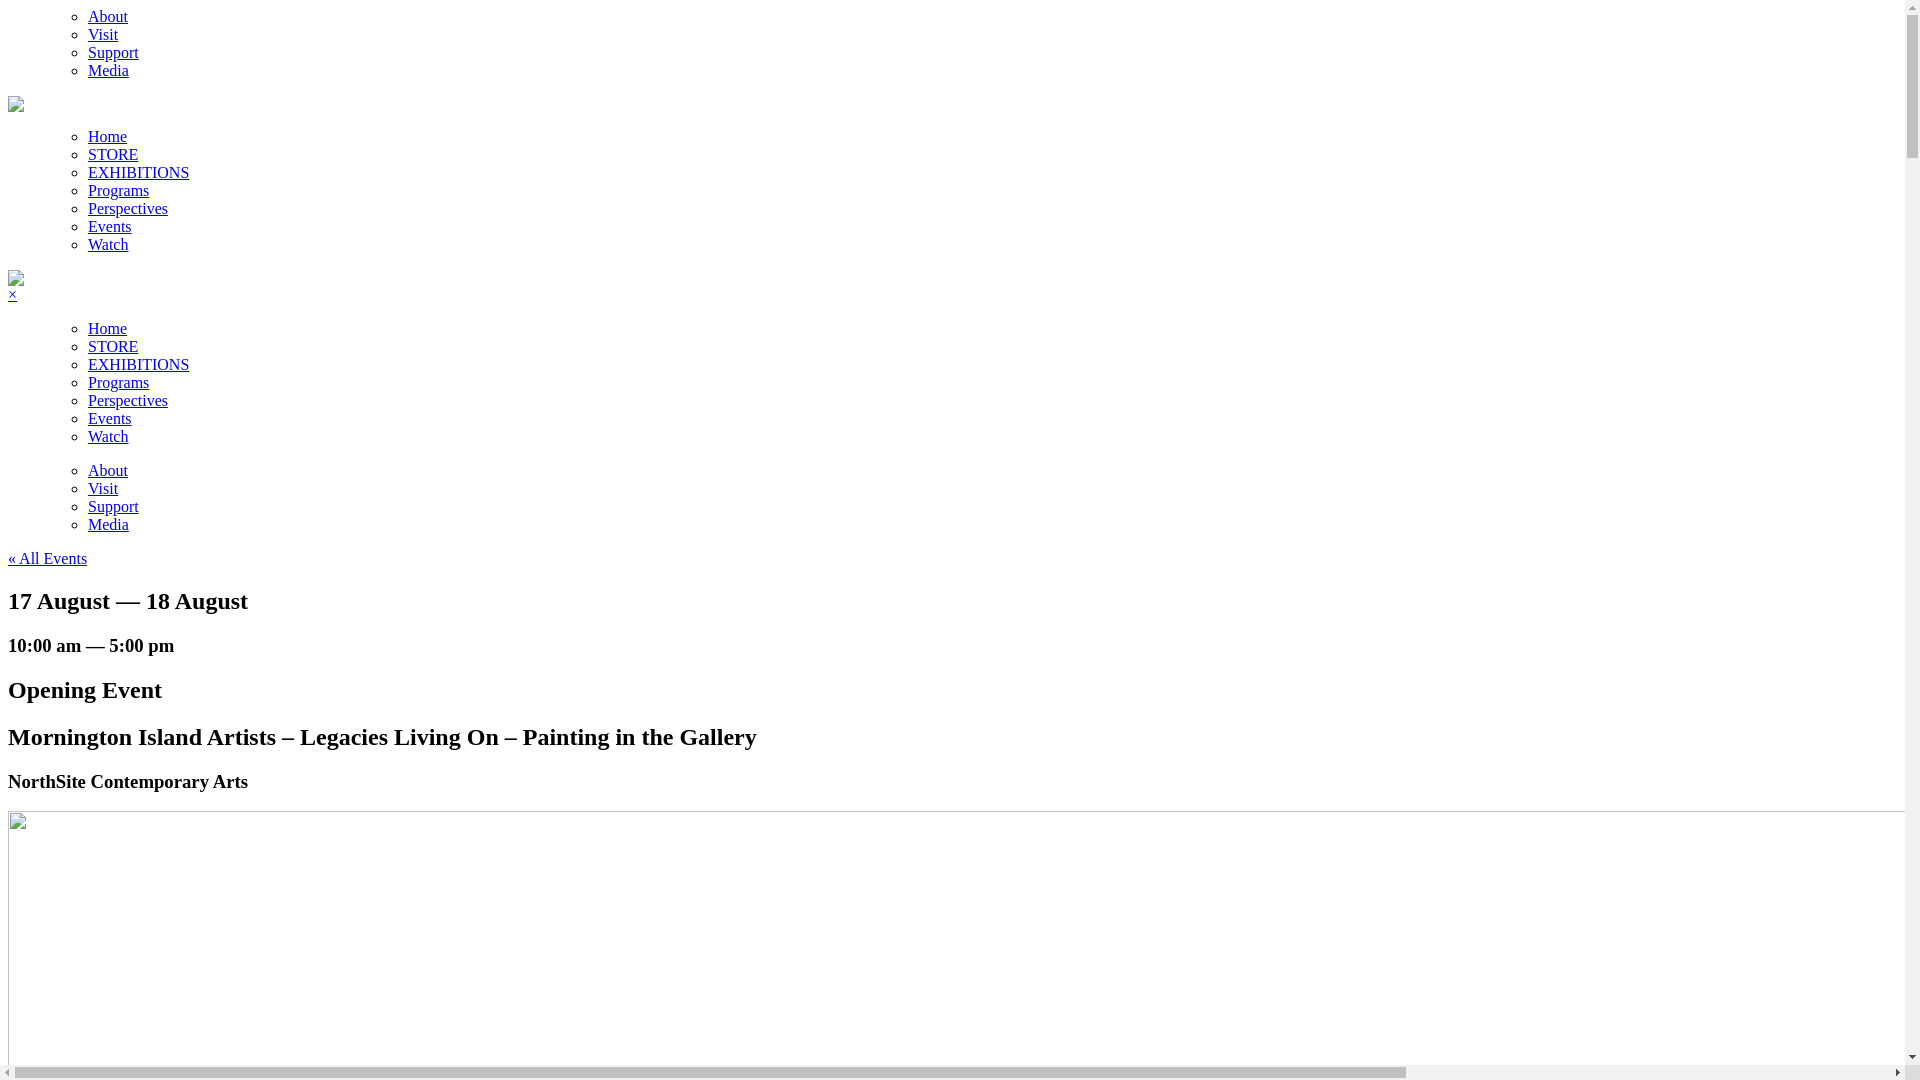  Describe the element at coordinates (86, 135) in the screenshot. I see `'Home'` at that location.